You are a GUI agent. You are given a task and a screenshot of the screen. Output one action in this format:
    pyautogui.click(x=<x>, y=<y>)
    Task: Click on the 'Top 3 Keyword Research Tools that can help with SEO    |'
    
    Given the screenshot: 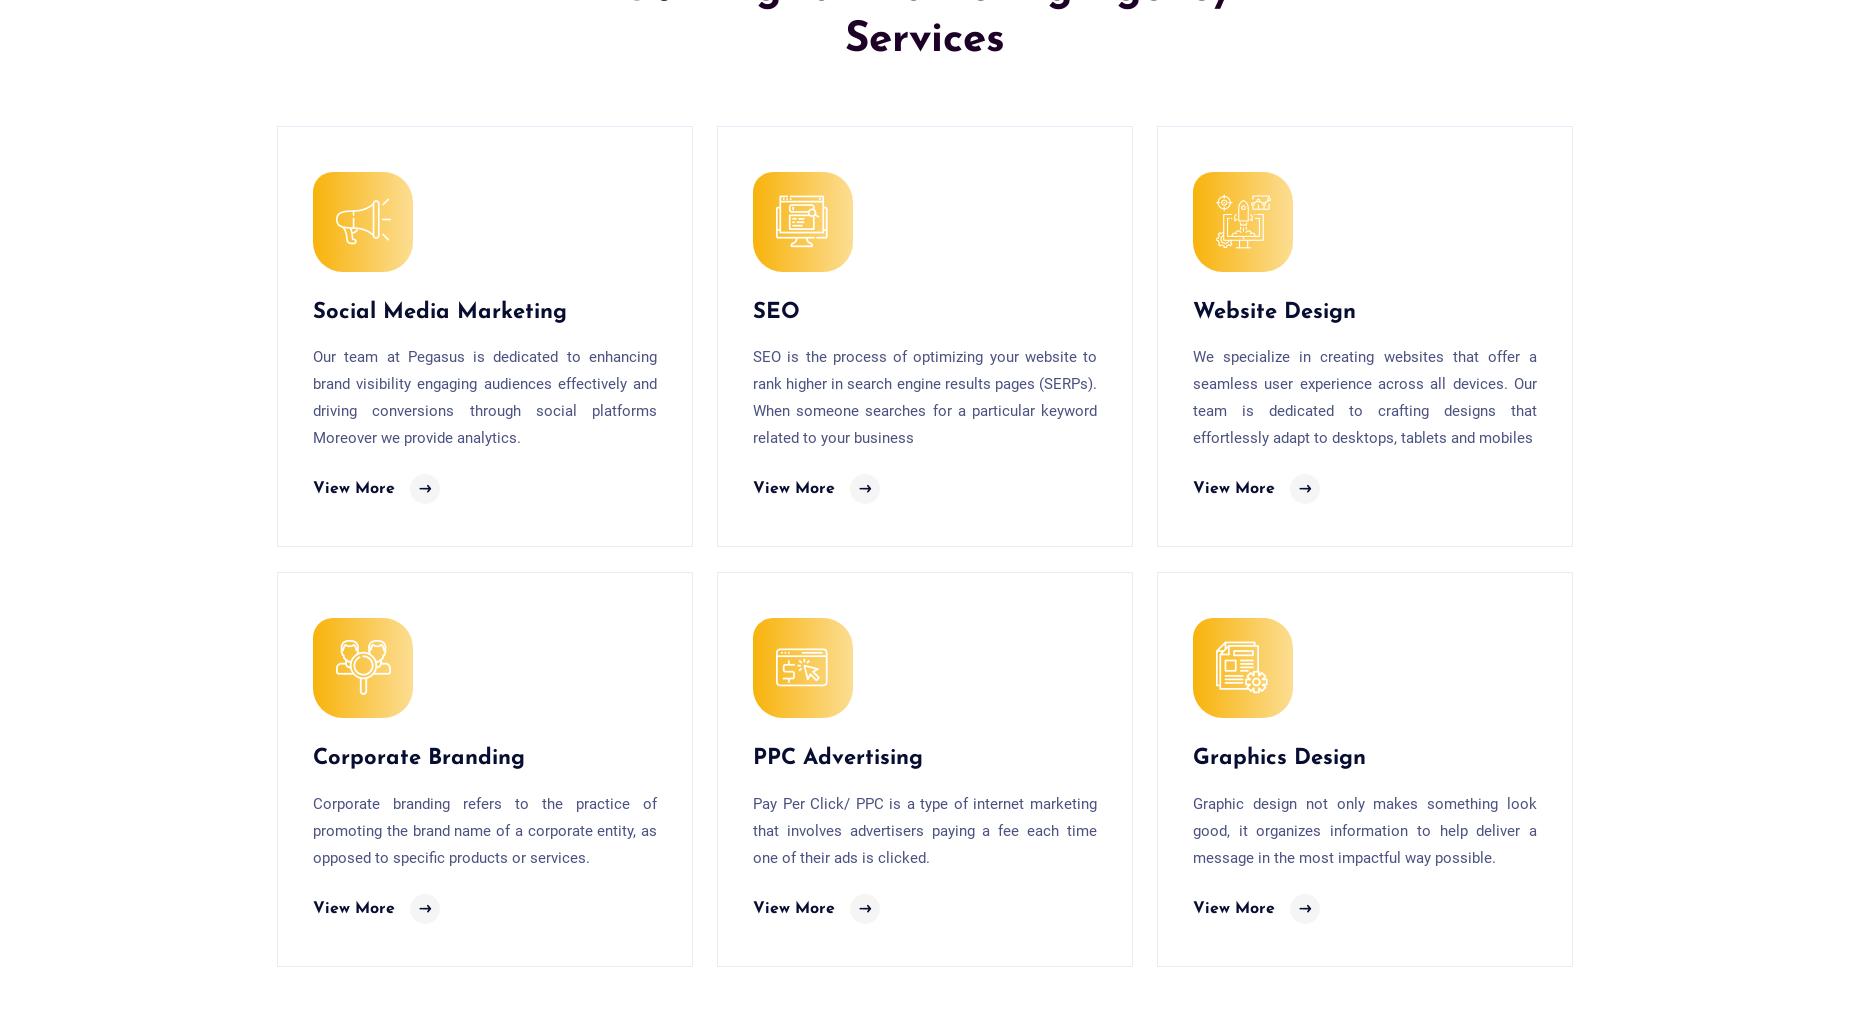 What is the action you would take?
    pyautogui.click(x=1355, y=794)
    